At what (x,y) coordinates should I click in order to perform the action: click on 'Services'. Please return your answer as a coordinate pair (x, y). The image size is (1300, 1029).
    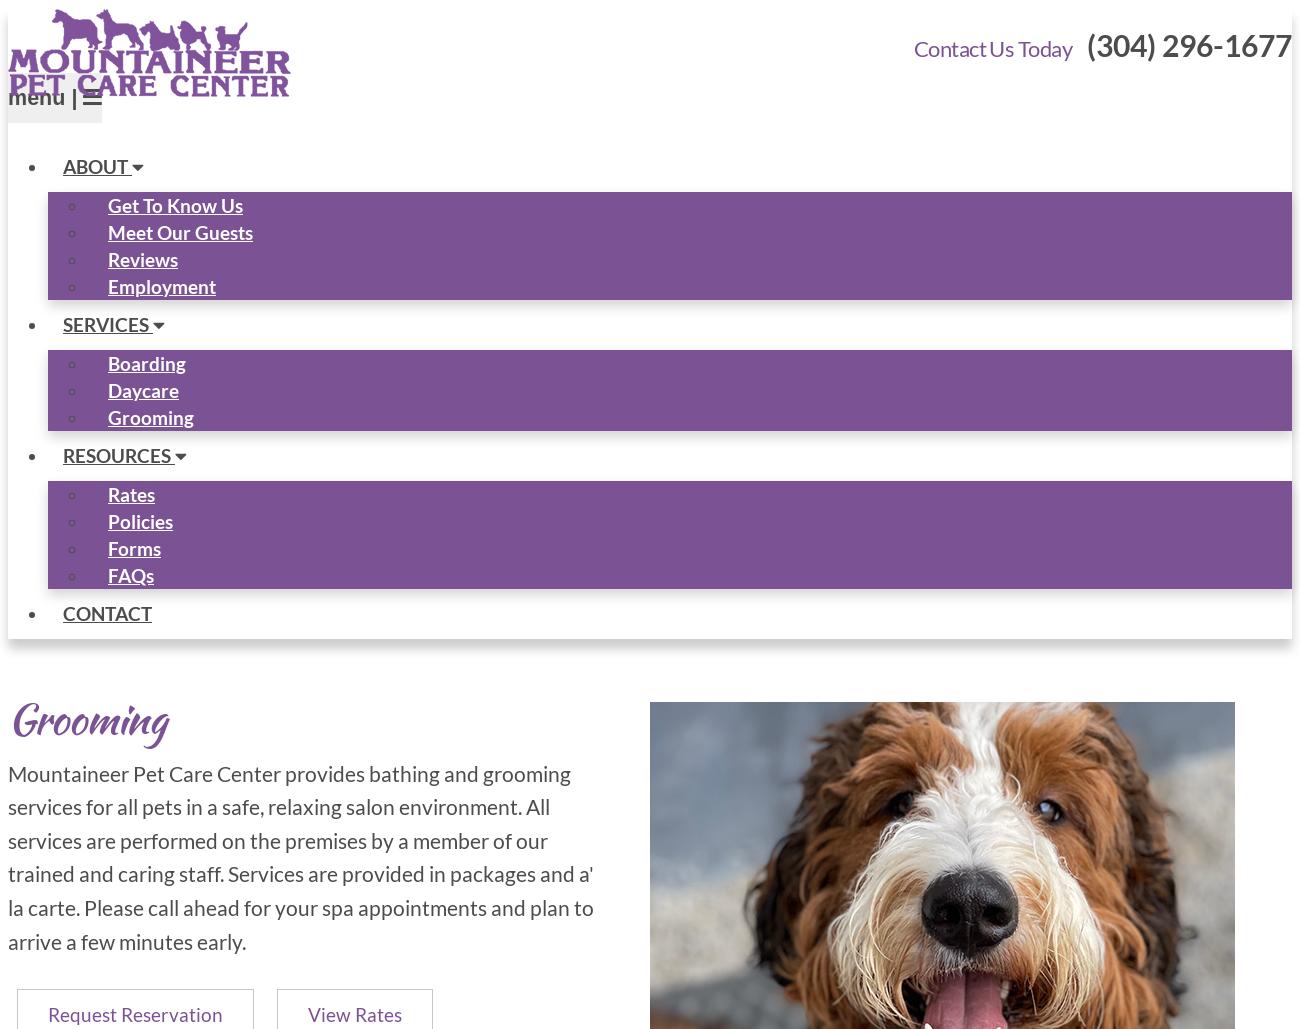
    Looking at the image, I should click on (108, 323).